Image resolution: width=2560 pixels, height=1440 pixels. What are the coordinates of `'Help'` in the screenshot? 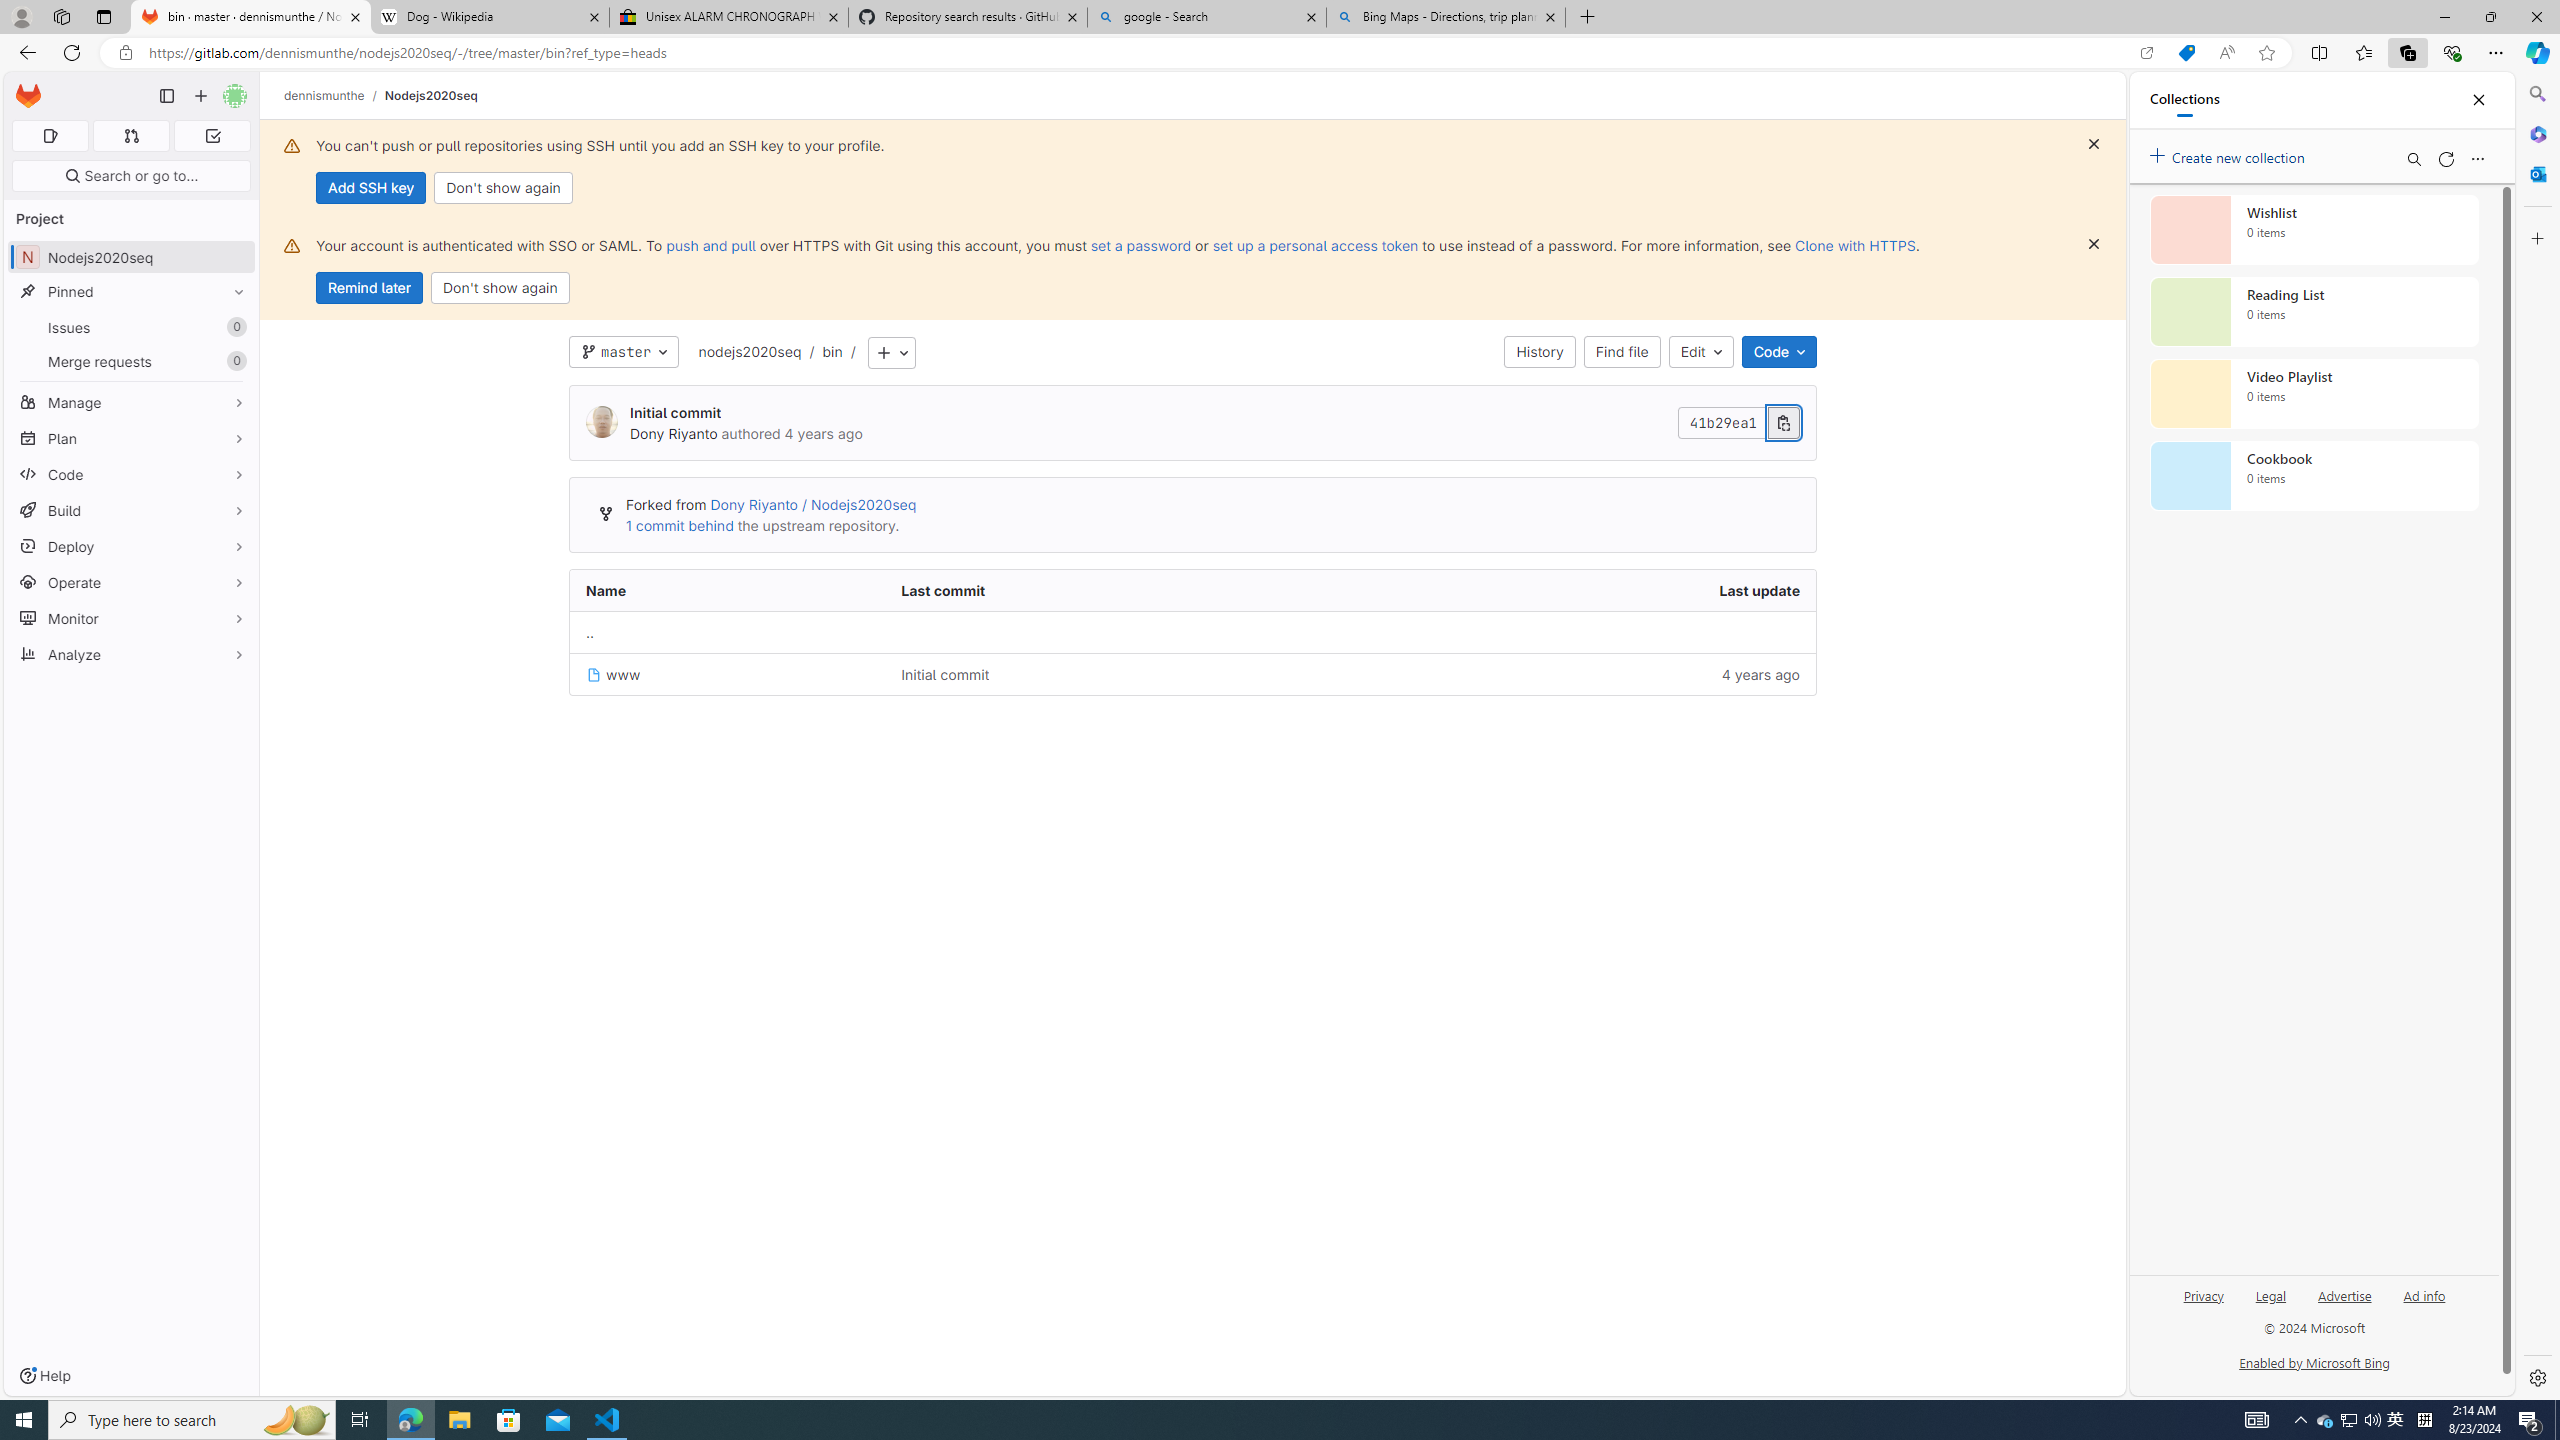 It's located at (44, 1374).